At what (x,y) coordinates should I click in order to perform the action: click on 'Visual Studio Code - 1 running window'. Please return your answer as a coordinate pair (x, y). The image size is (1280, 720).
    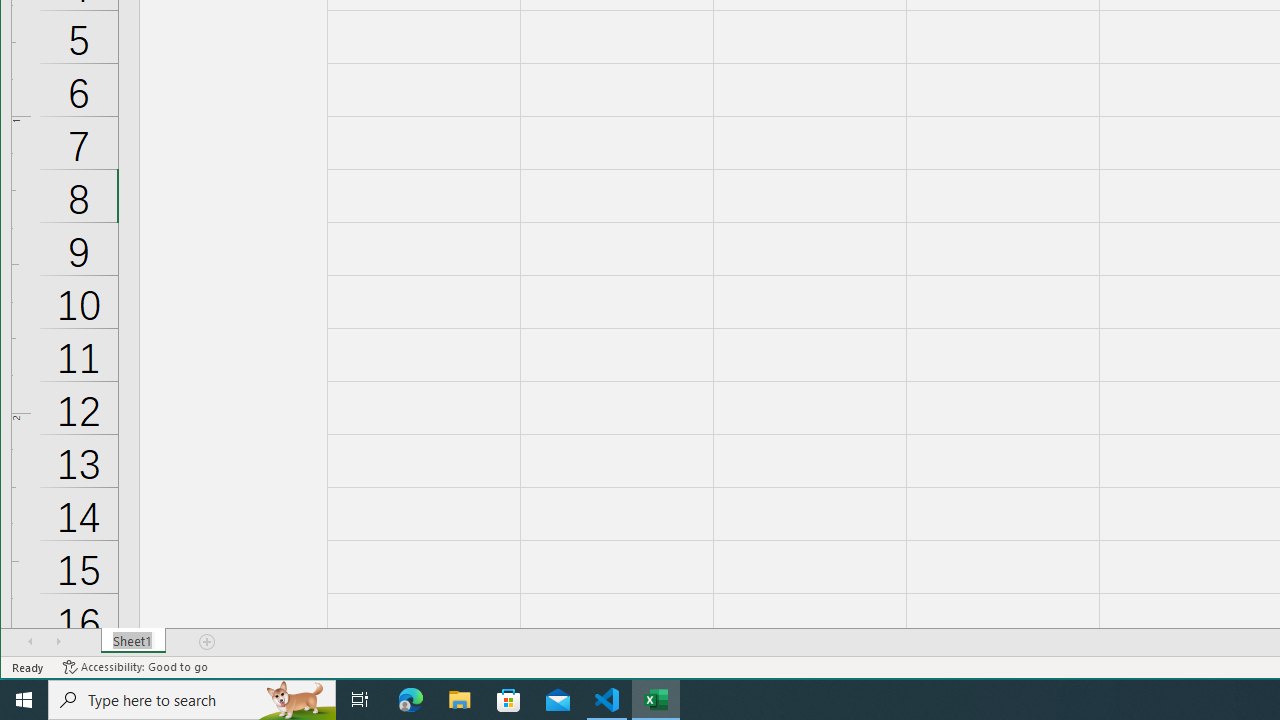
    Looking at the image, I should click on (606, 698).